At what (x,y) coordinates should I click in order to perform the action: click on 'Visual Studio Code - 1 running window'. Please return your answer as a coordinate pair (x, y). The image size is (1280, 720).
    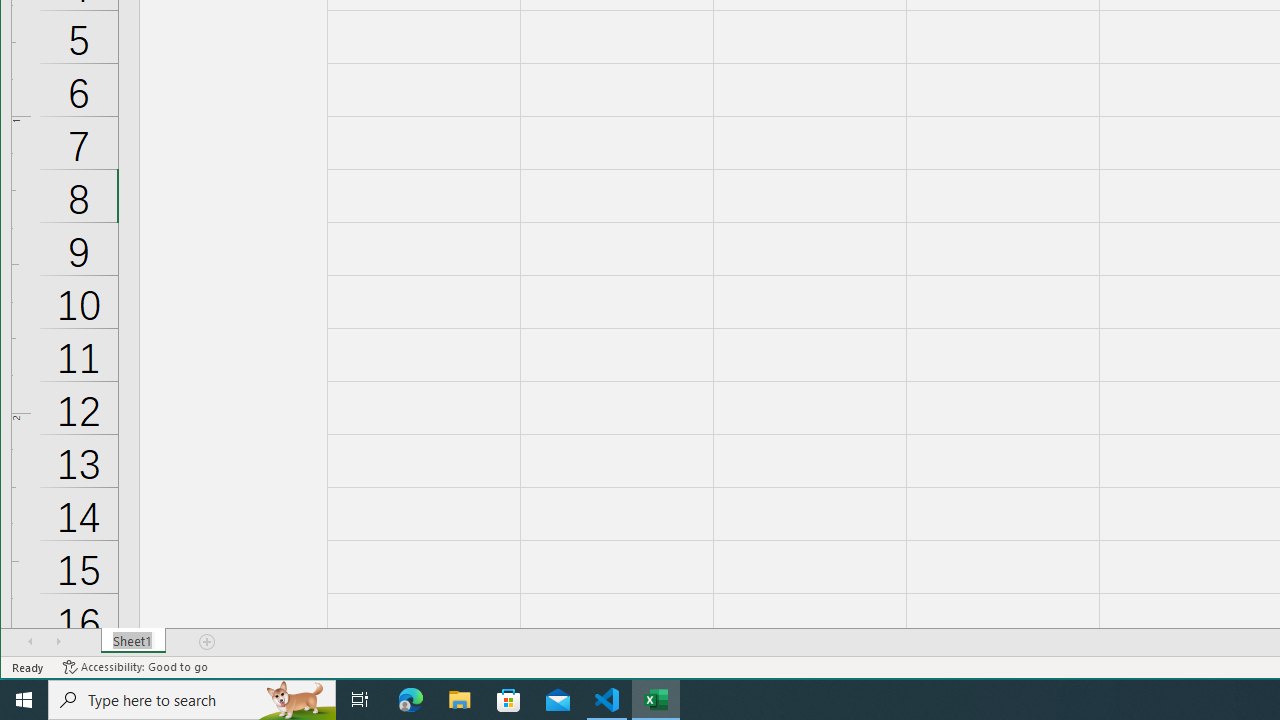
    Looking at the image, I should click on (606, 698).